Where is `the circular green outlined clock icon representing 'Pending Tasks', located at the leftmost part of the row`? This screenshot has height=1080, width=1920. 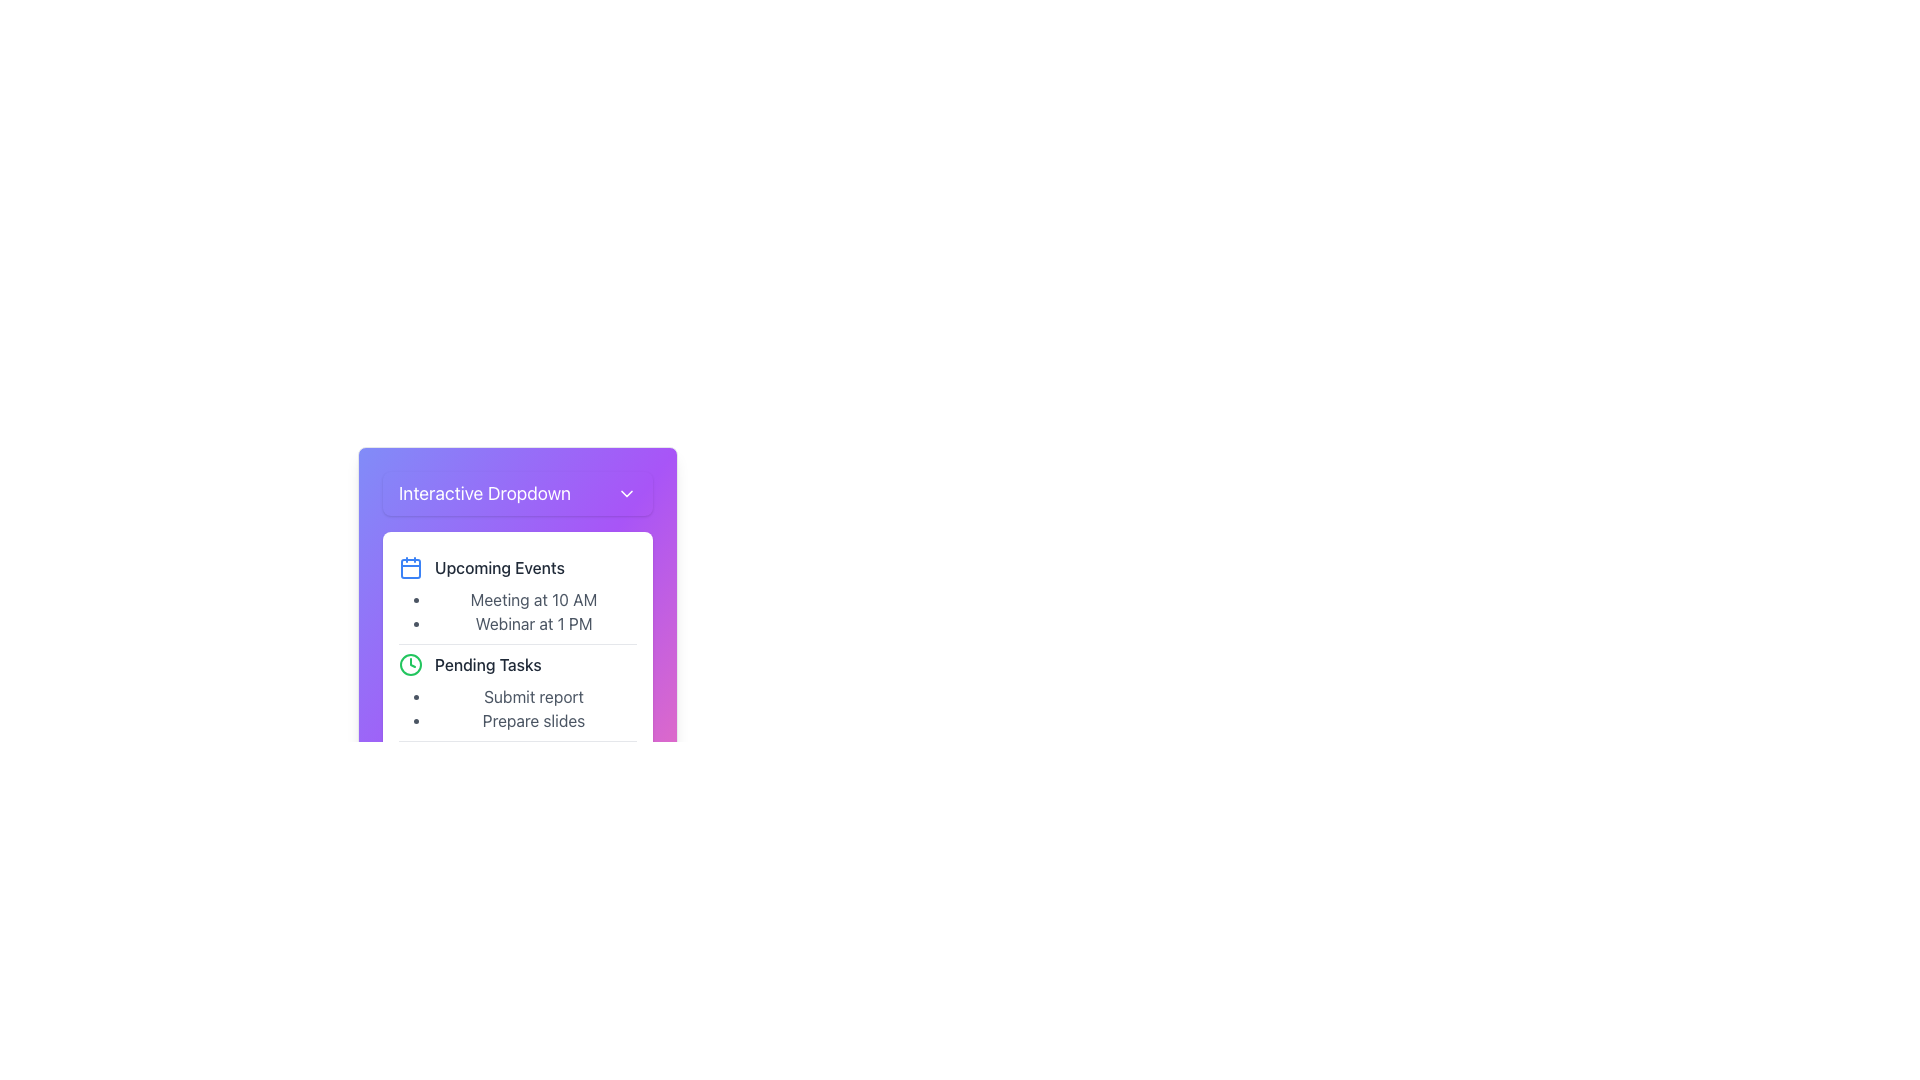 the circular green outlined clock icon representing 'Pending Tasks', located at the leftmost part of the row is located at coordinates (410, 664).